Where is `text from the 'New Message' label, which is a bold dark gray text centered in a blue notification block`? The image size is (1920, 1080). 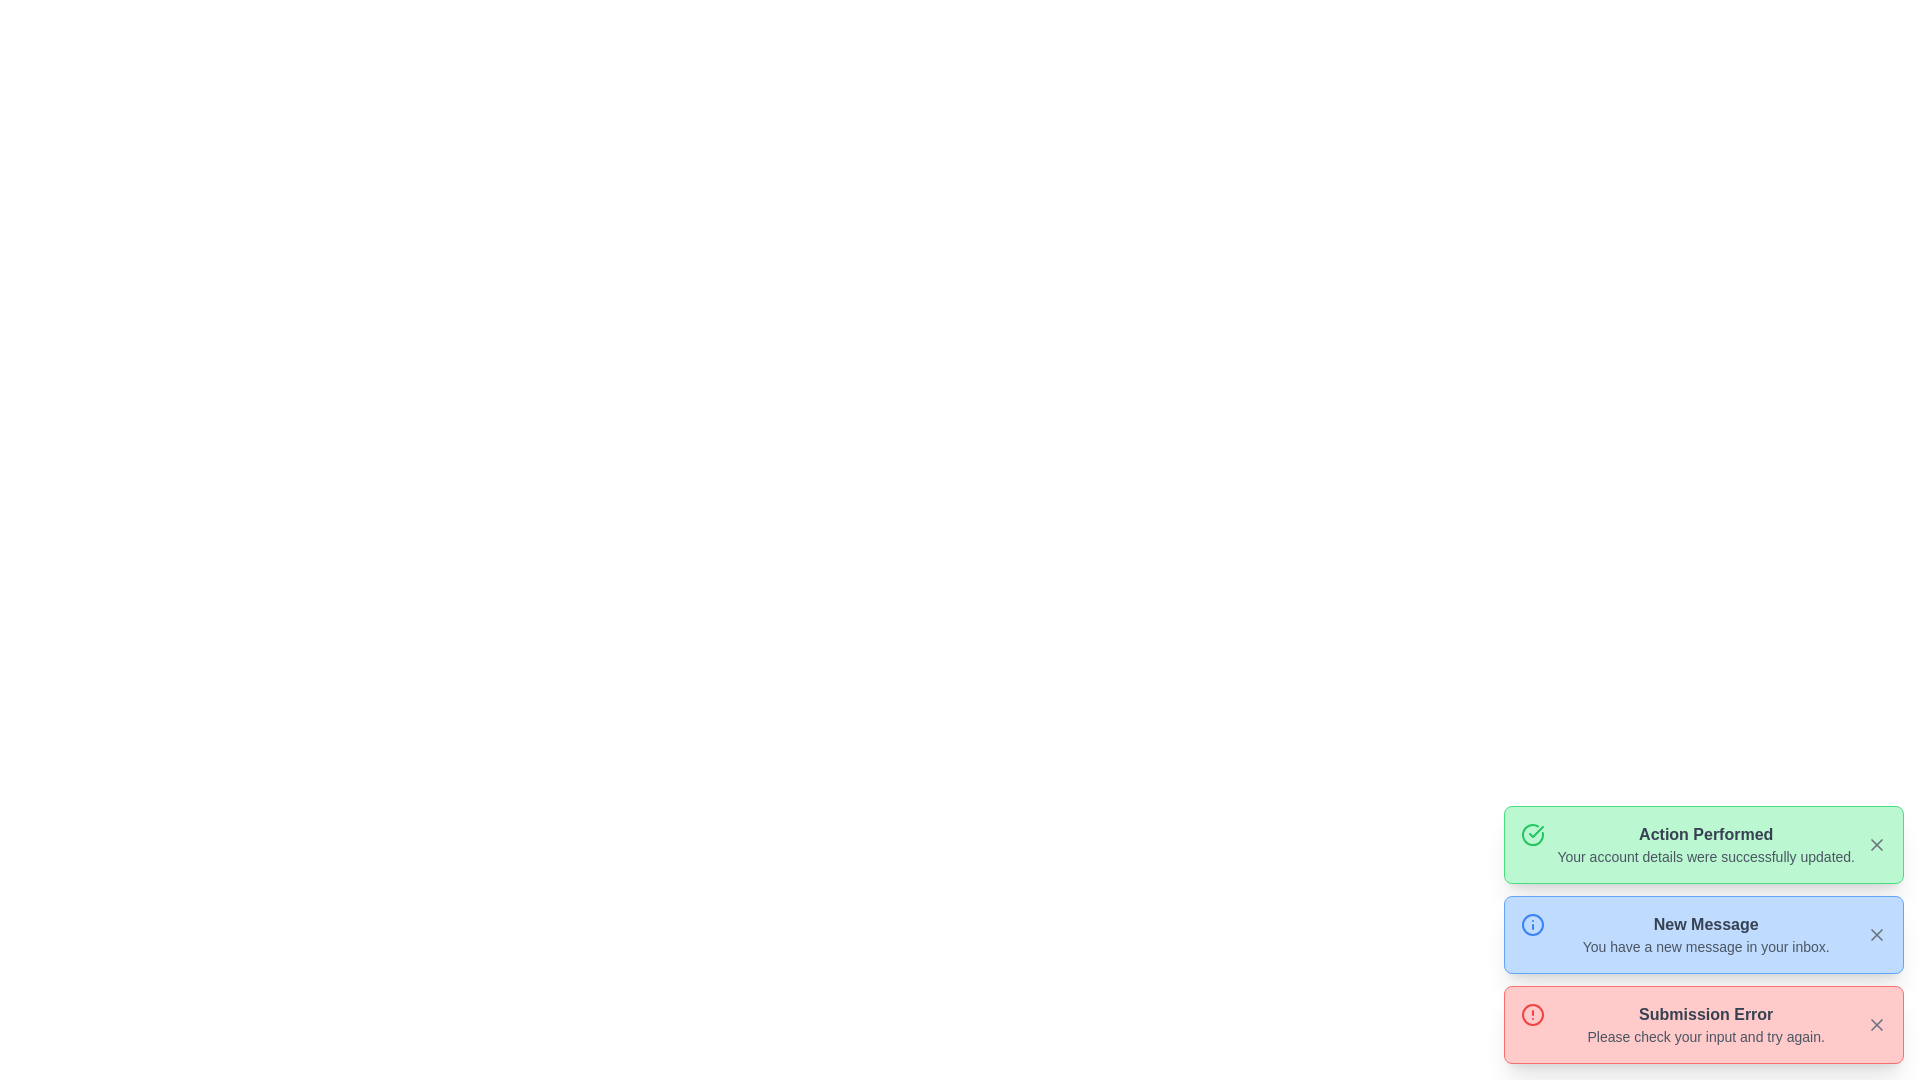
text from the 'New Message' label, which is a bold dark gray text centered in a blue notification block is located at coordinates (1705, 925).